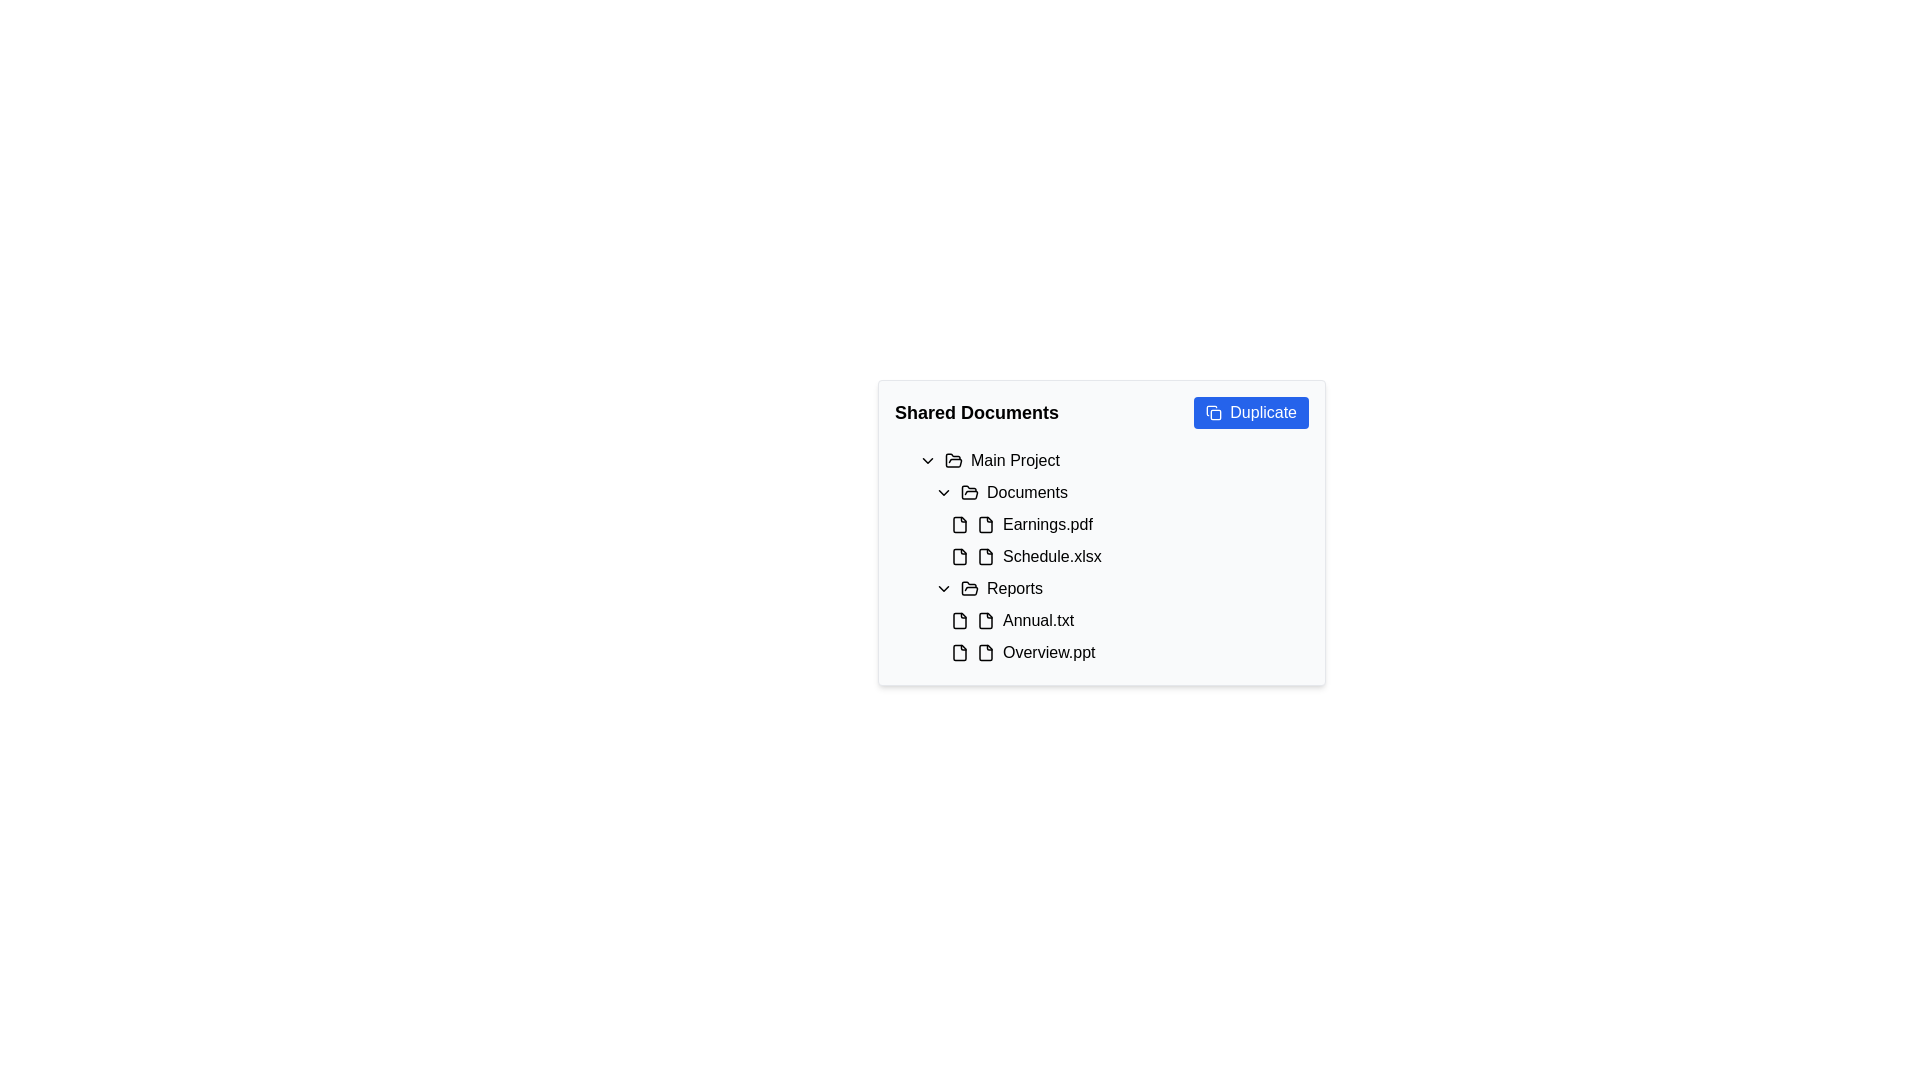  What do you see at coordinates (1117, 620) in the screenshot?
I see `to select the file entry 'Annual.txt' located under the 'Reports' folder in the file directory interface` at bounding box center [1117, 620].